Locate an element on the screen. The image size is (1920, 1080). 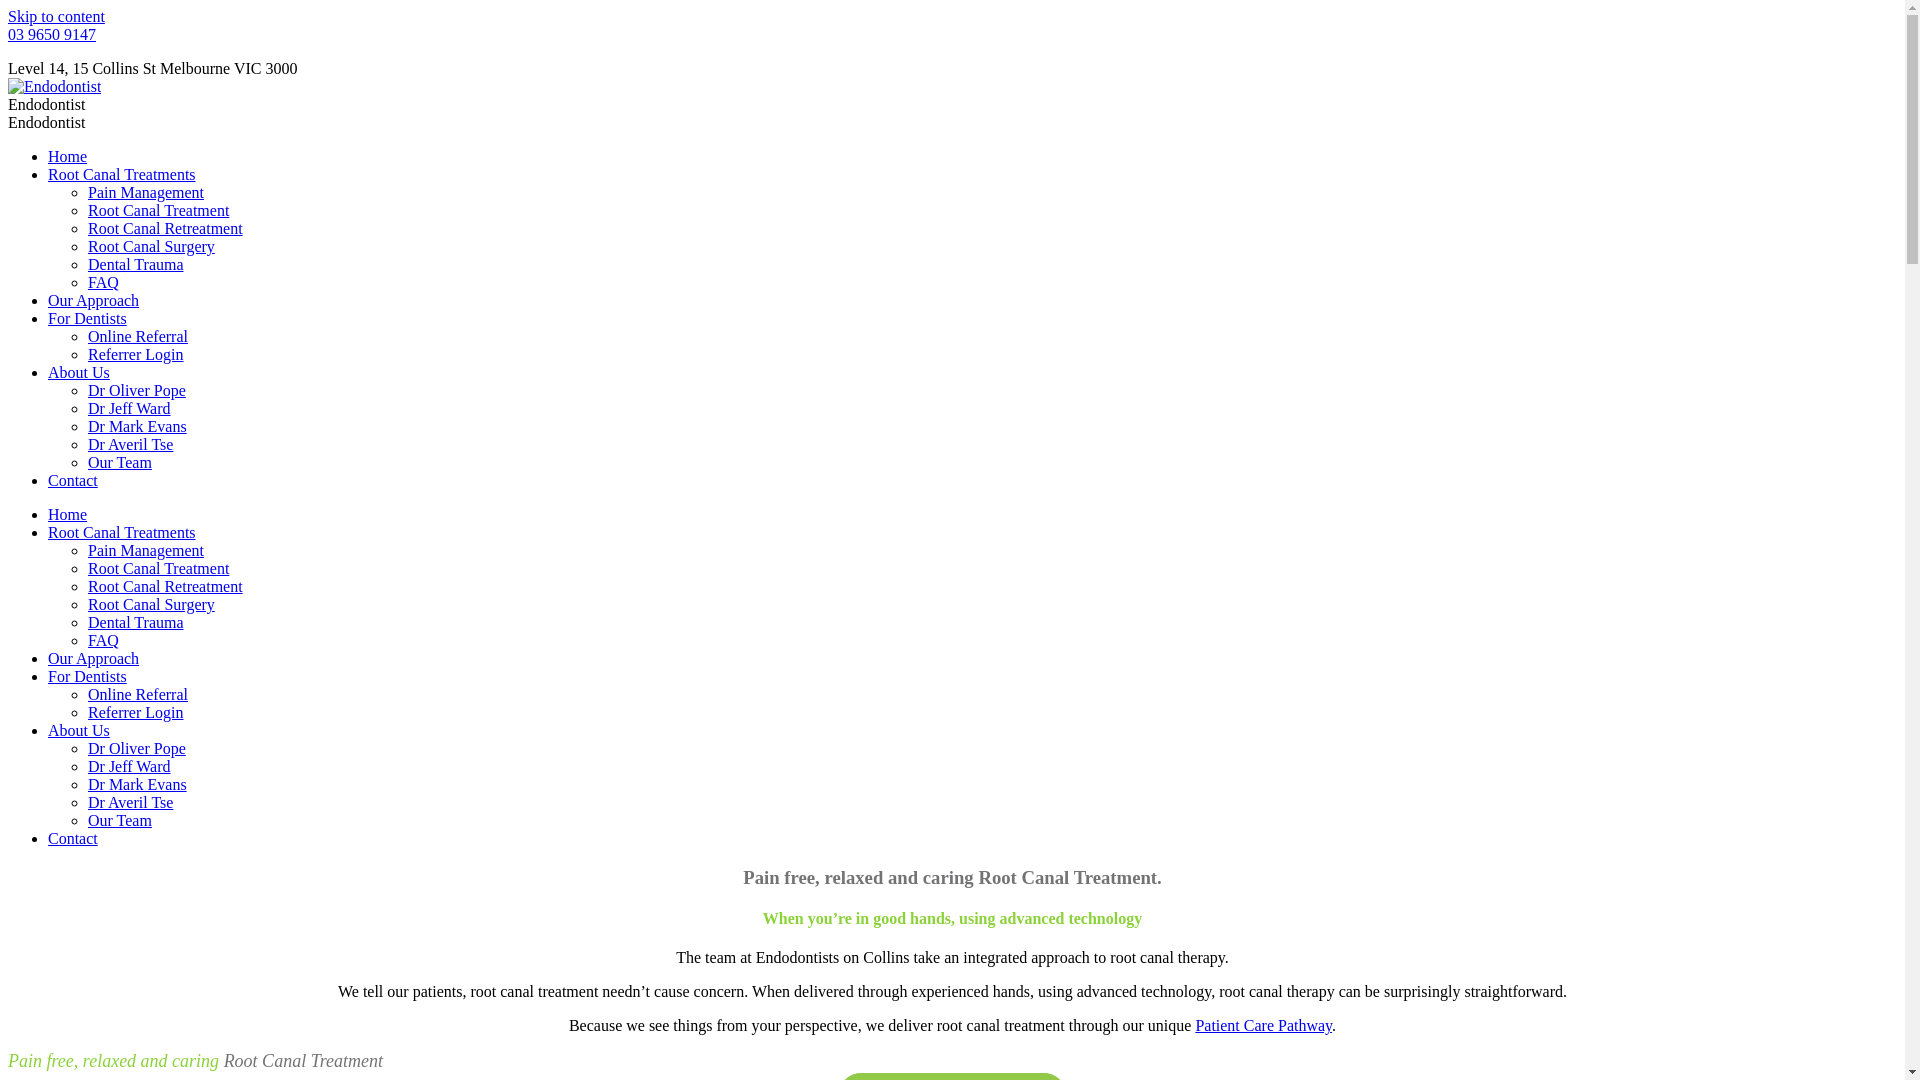
'Online Referral' is located at coordinates (137, 335).